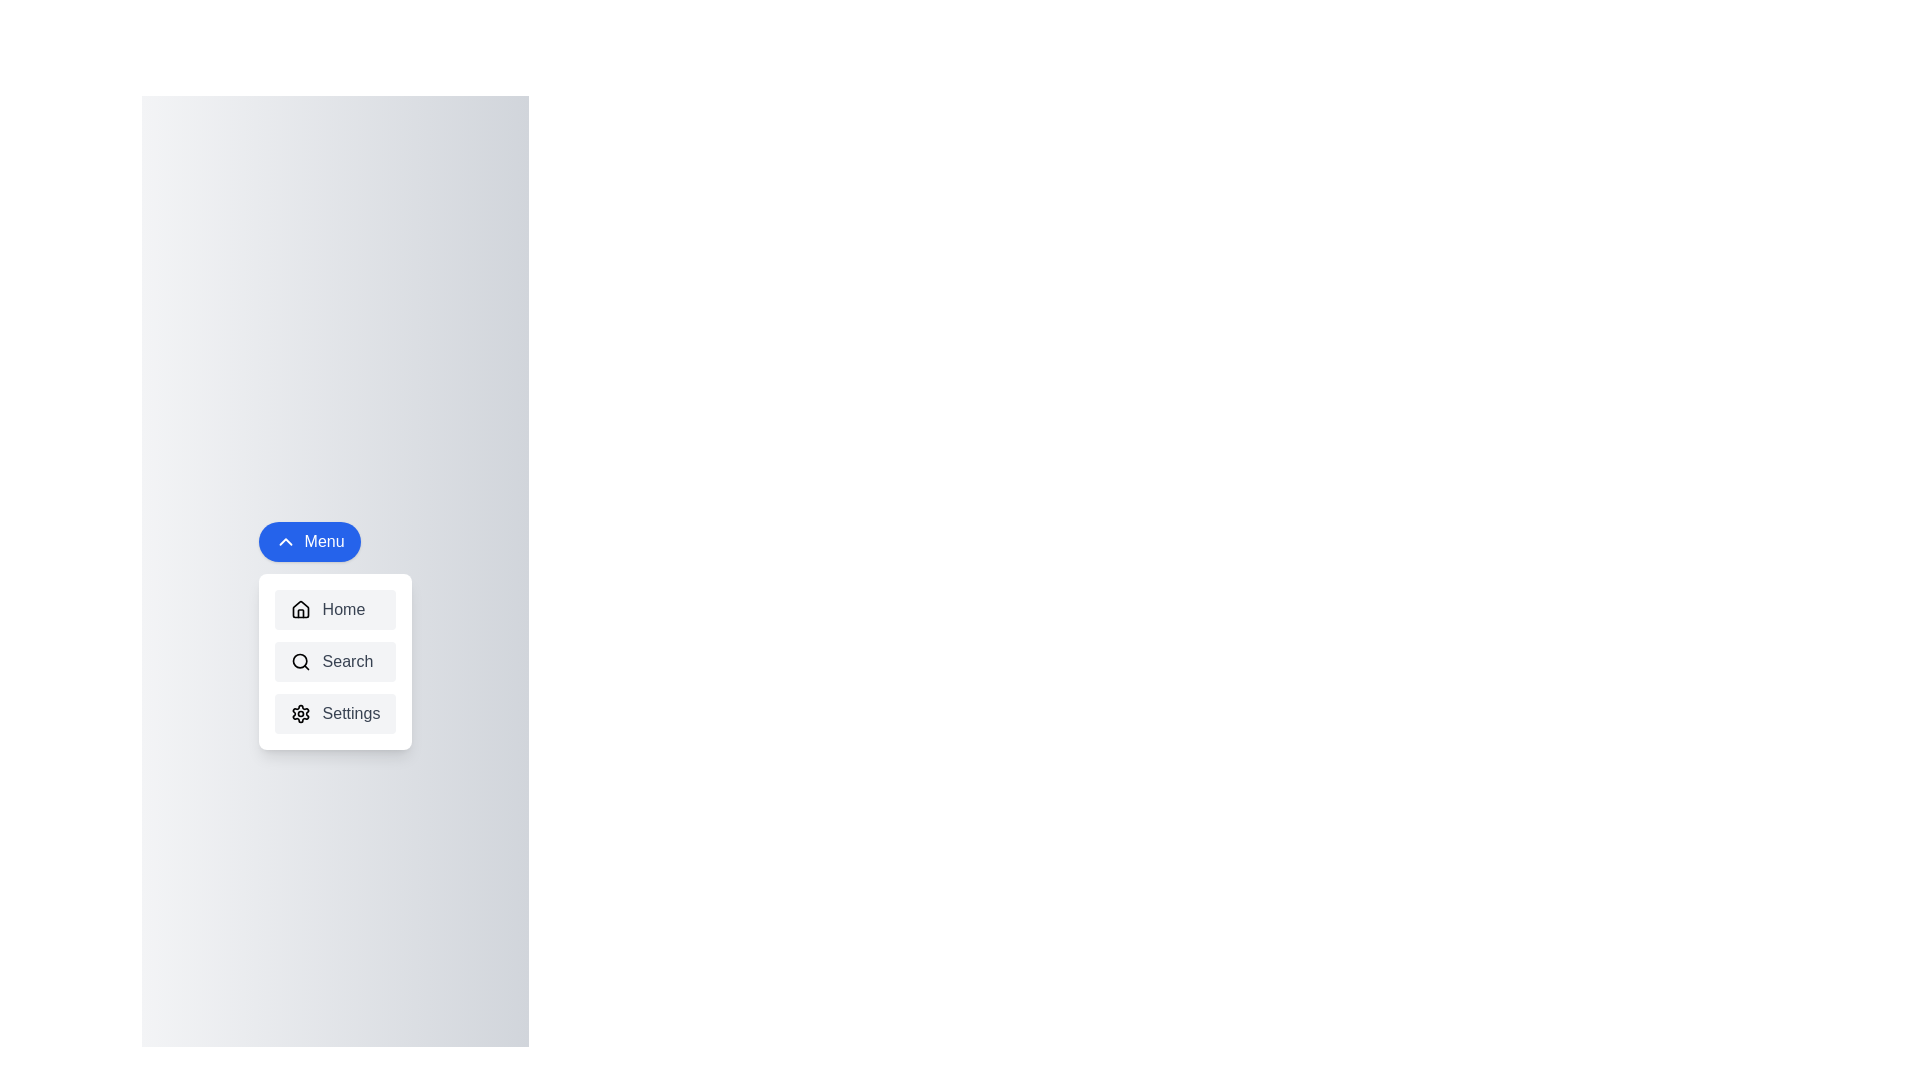 The height and width of the screenshot is (1080, 1920). What do you see at coordinates (335, 662) in the screenshot?
I see `the 'Search' button in the menu` at bounding box center [335, 662].